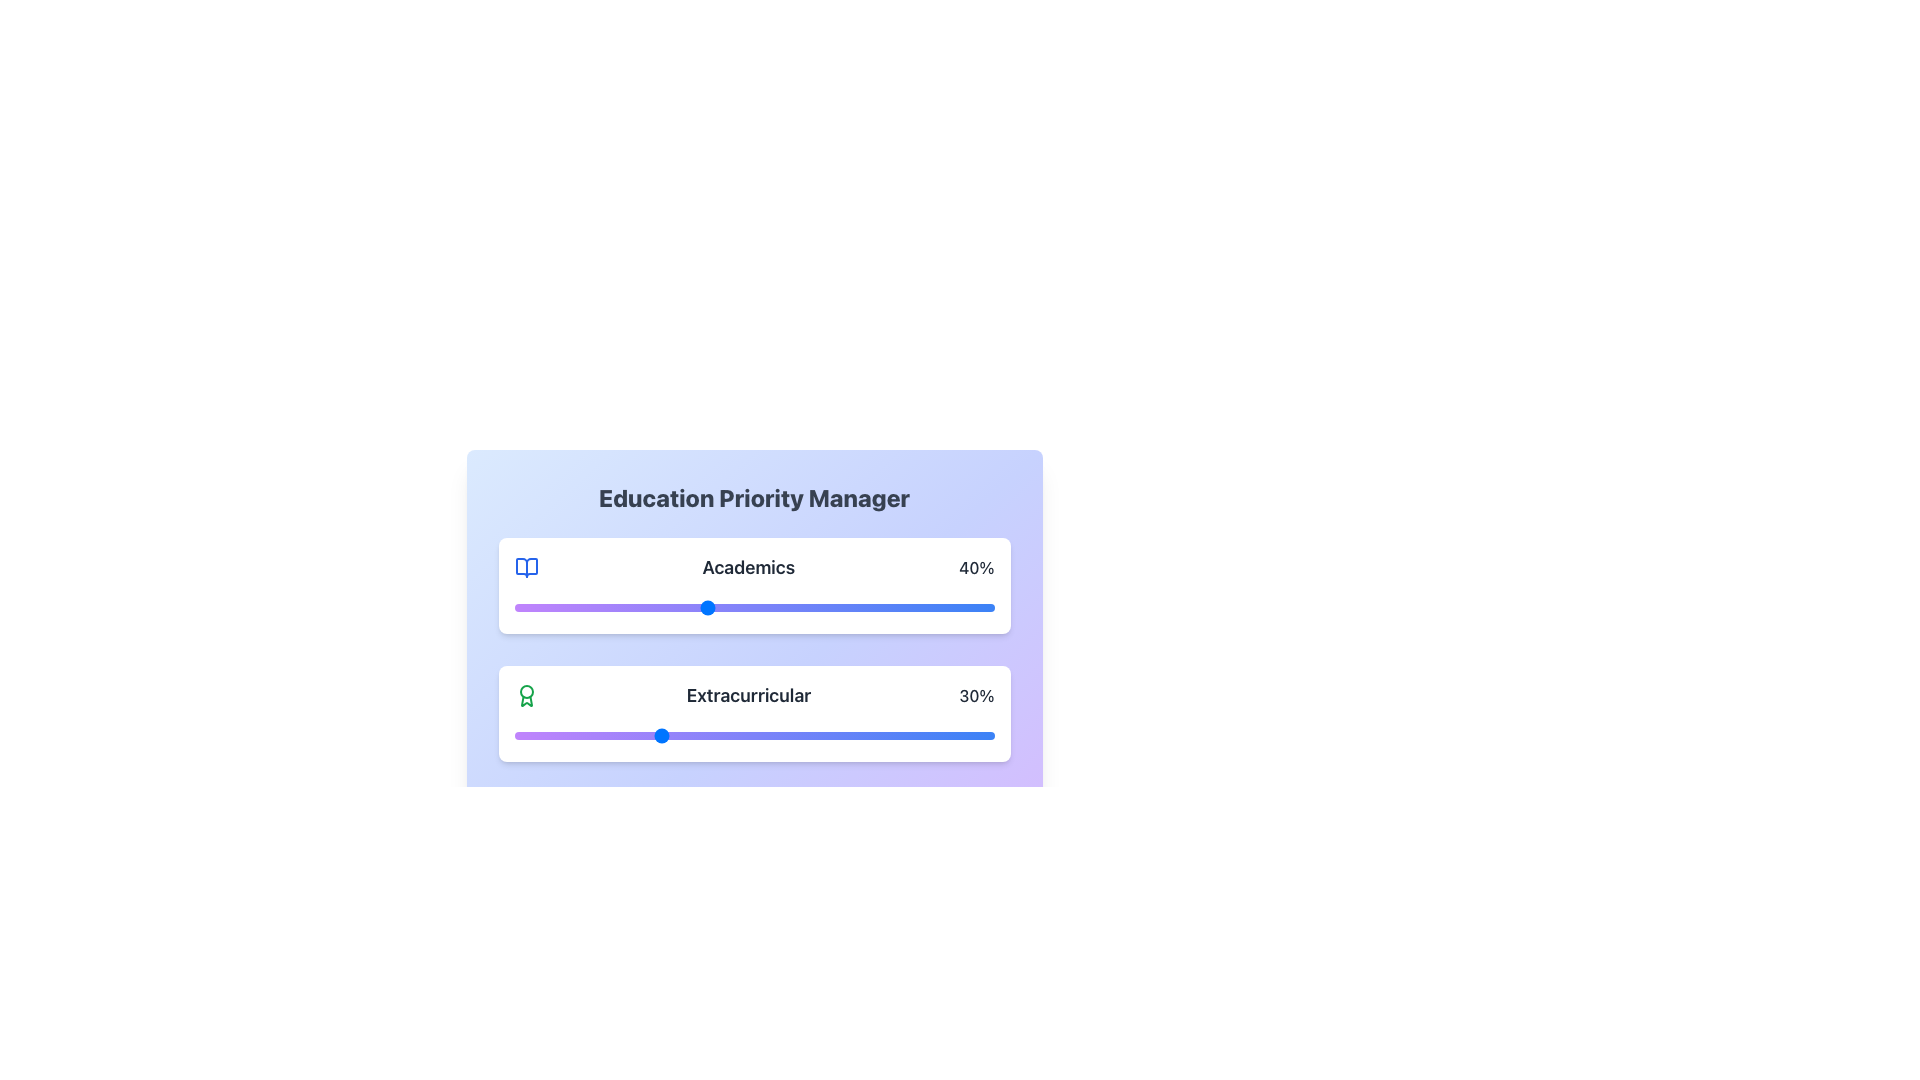 This screenshot has height=1080, width=1920. I want to click on the 'Academics' label for the slider component that is positioned between an open book icon and the text '40%' in the Education Priority Manager interface, so click(747, 567).